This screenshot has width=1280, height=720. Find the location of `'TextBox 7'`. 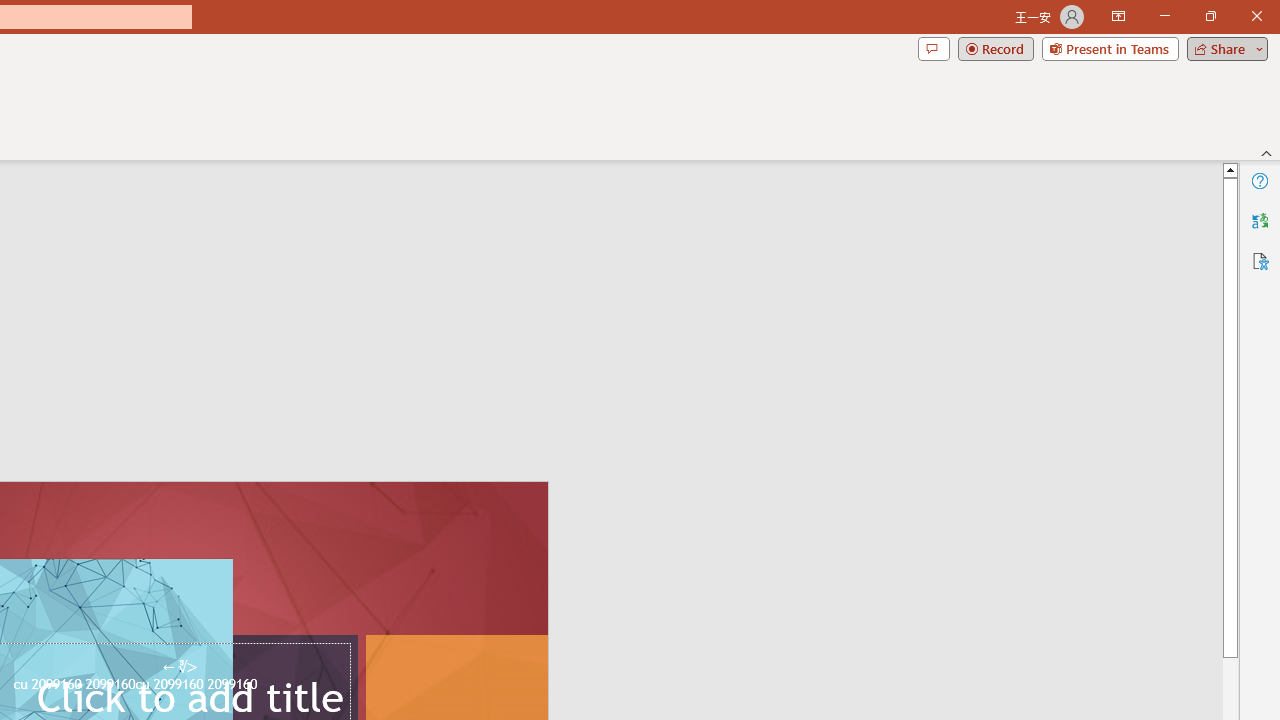

'TextBox 7' is located at coordinates (179, 667).